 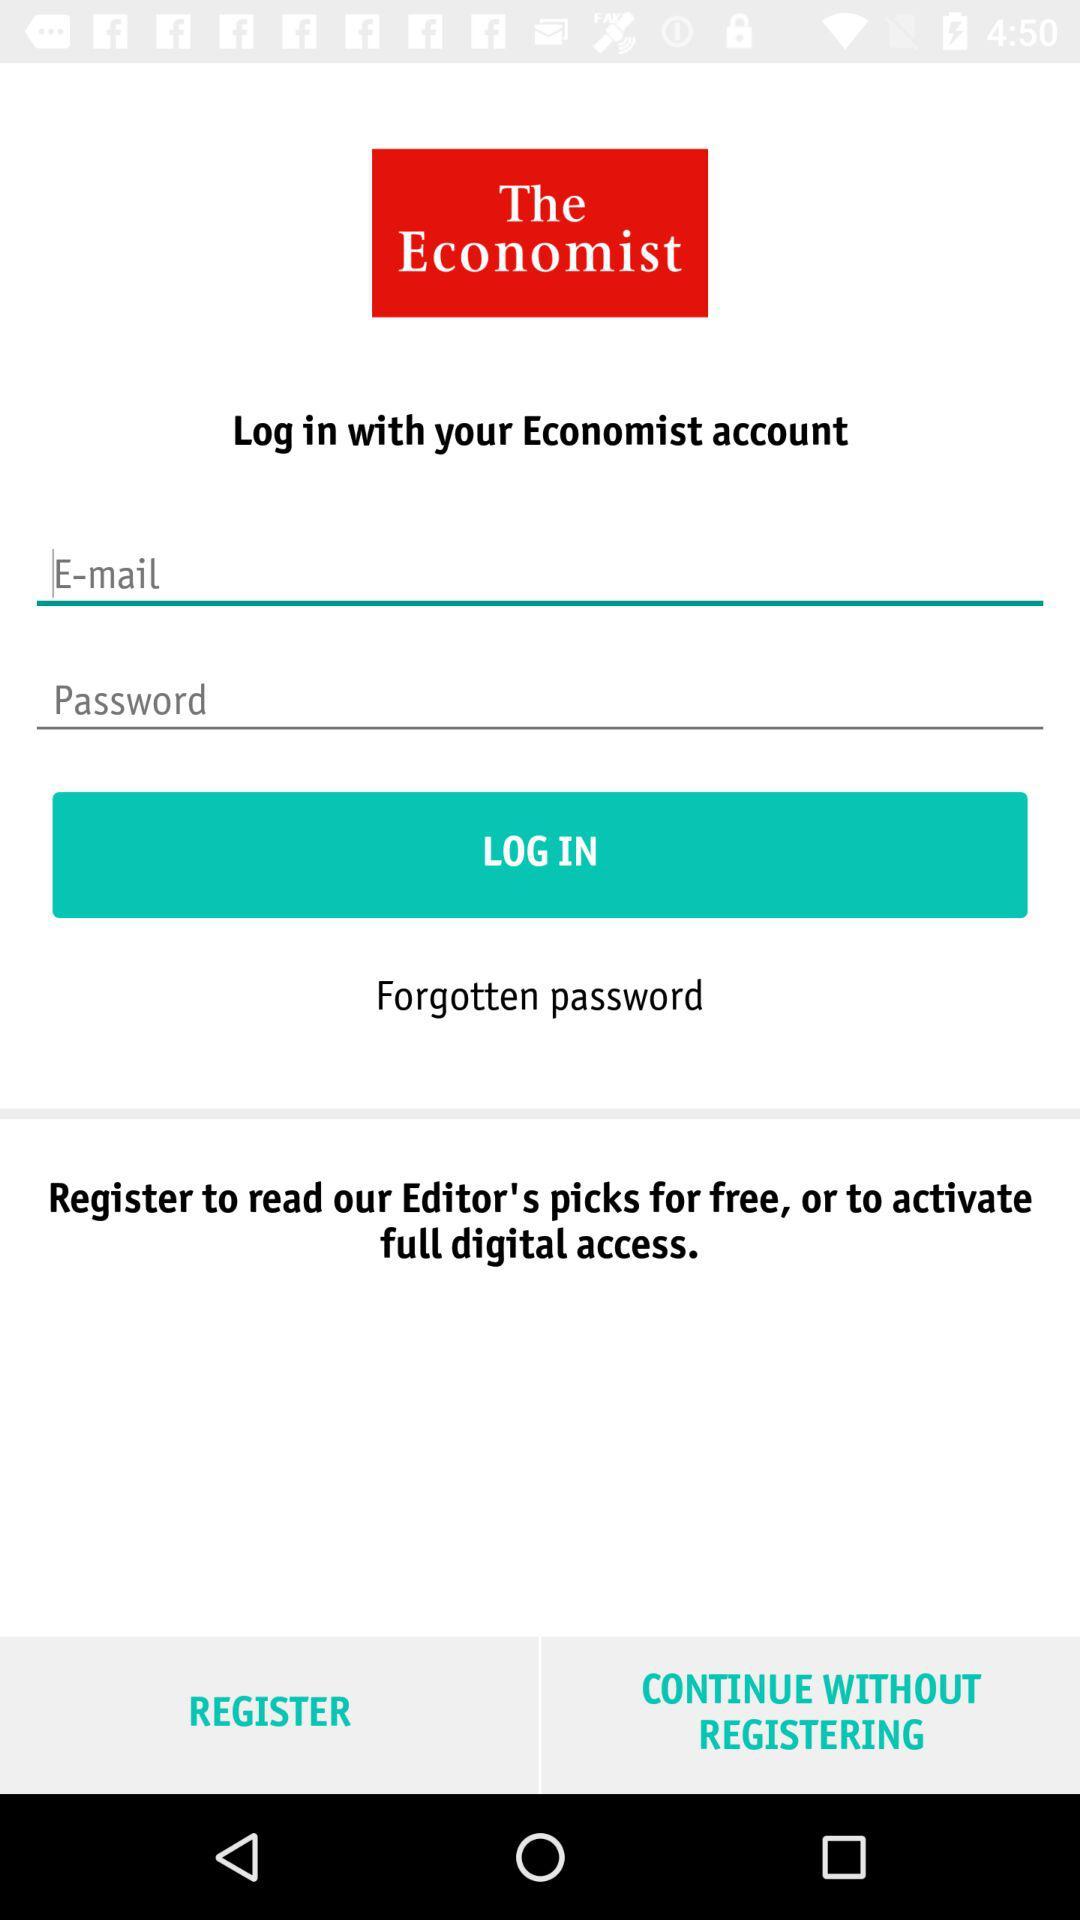 What do you see at coordinates (538, 994) in the screenshot?
I see `icon below the log in` at bounding box center [538, 994].